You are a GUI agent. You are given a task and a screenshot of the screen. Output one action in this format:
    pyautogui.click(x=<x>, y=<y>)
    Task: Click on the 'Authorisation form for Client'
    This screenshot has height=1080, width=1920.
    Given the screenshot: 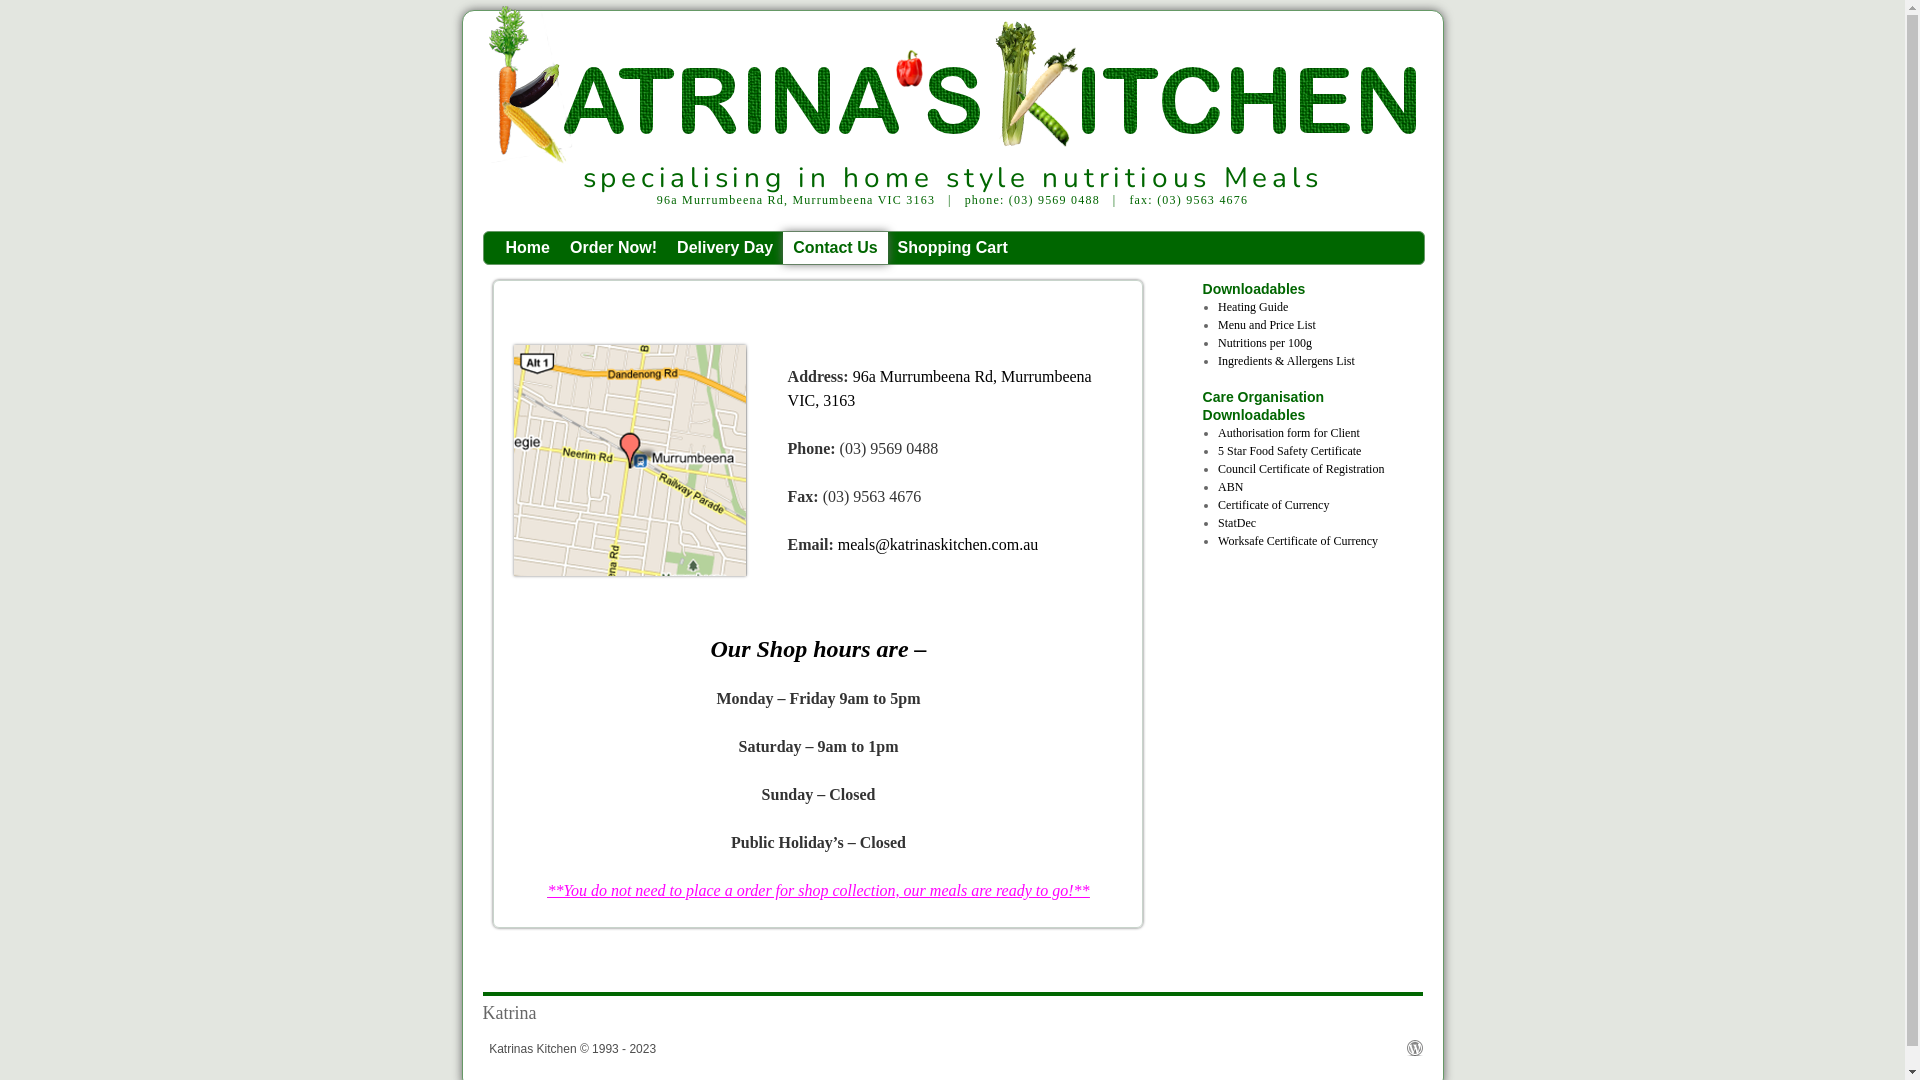 What is the action you would take?
    pyautogui.click(x=1289, y=431)
    